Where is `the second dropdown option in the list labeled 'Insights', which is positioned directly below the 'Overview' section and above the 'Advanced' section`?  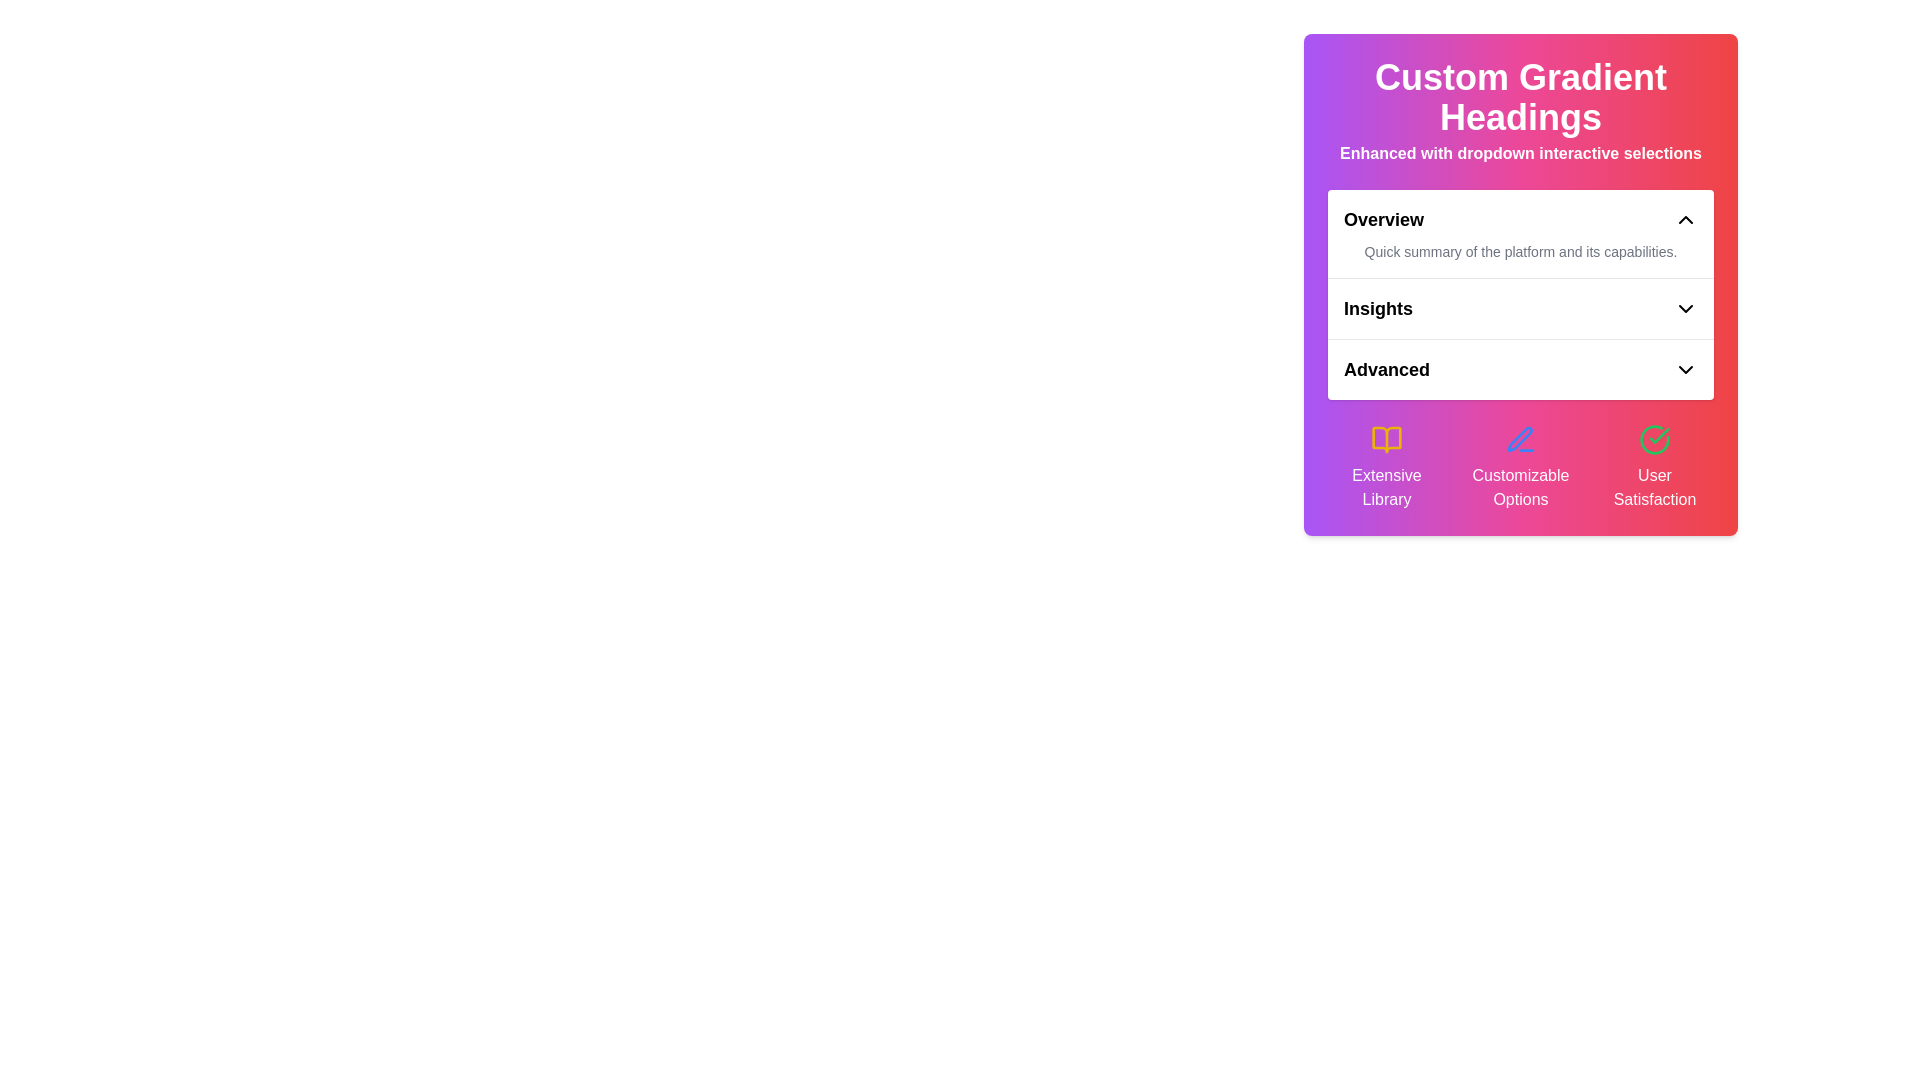
the second dropdown option in the list labeled 'Insights', which is positioned directly below the 'Overview' section and above the 'Advanced' section is located at coordinates (1520, 285).